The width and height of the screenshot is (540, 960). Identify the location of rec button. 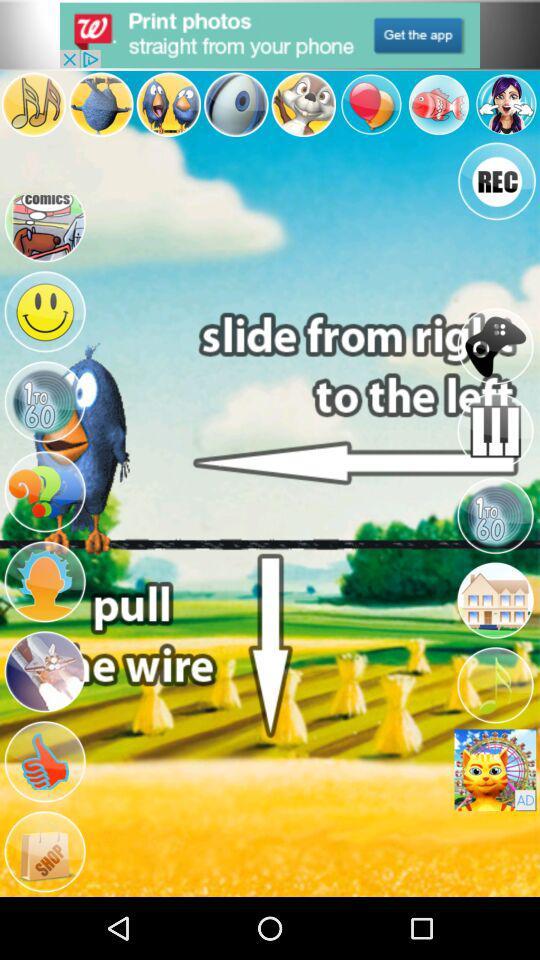
(496, 181).